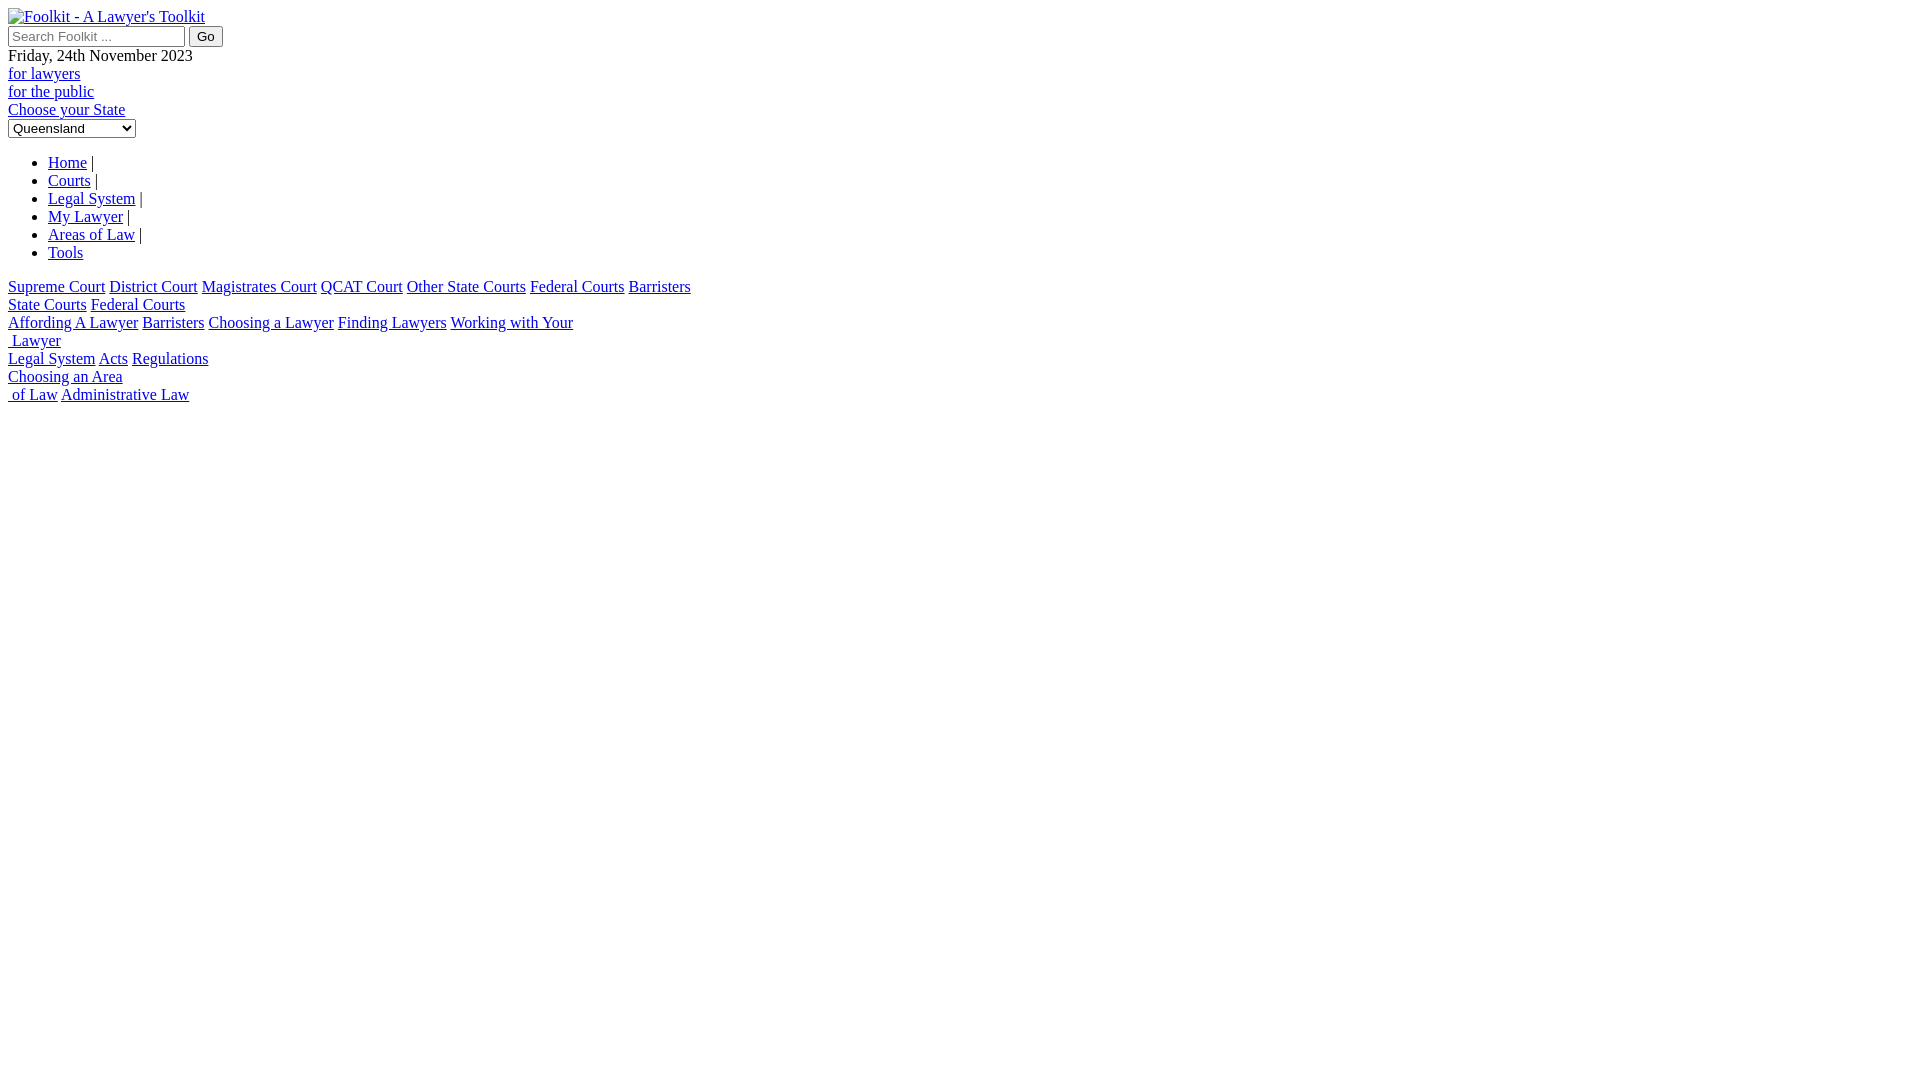 Image resolution: width=1920 pixels, height=1080 pixels. Describe the element at coordinates (72, 321) in the screenshot. I see `'Affording A Lawyer'` at that location.